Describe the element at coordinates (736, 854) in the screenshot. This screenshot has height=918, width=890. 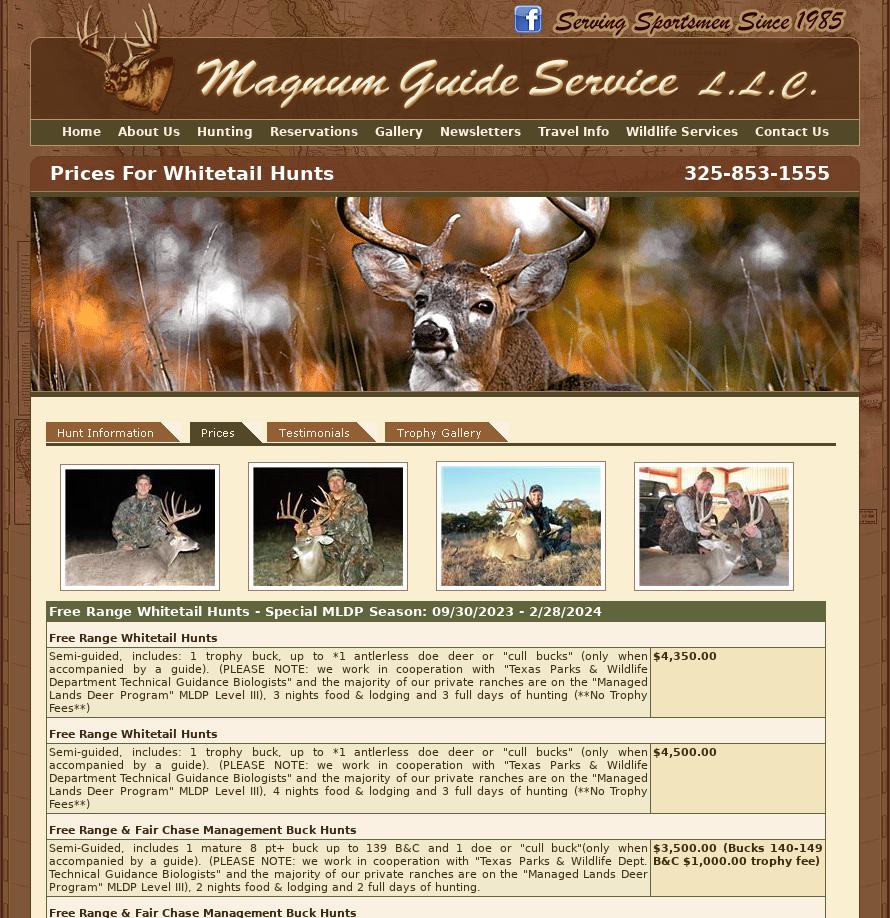
I see `'$3,500.00         (Bucks 140-149 B&C $1,000.00 trophy fee)'` at that location.